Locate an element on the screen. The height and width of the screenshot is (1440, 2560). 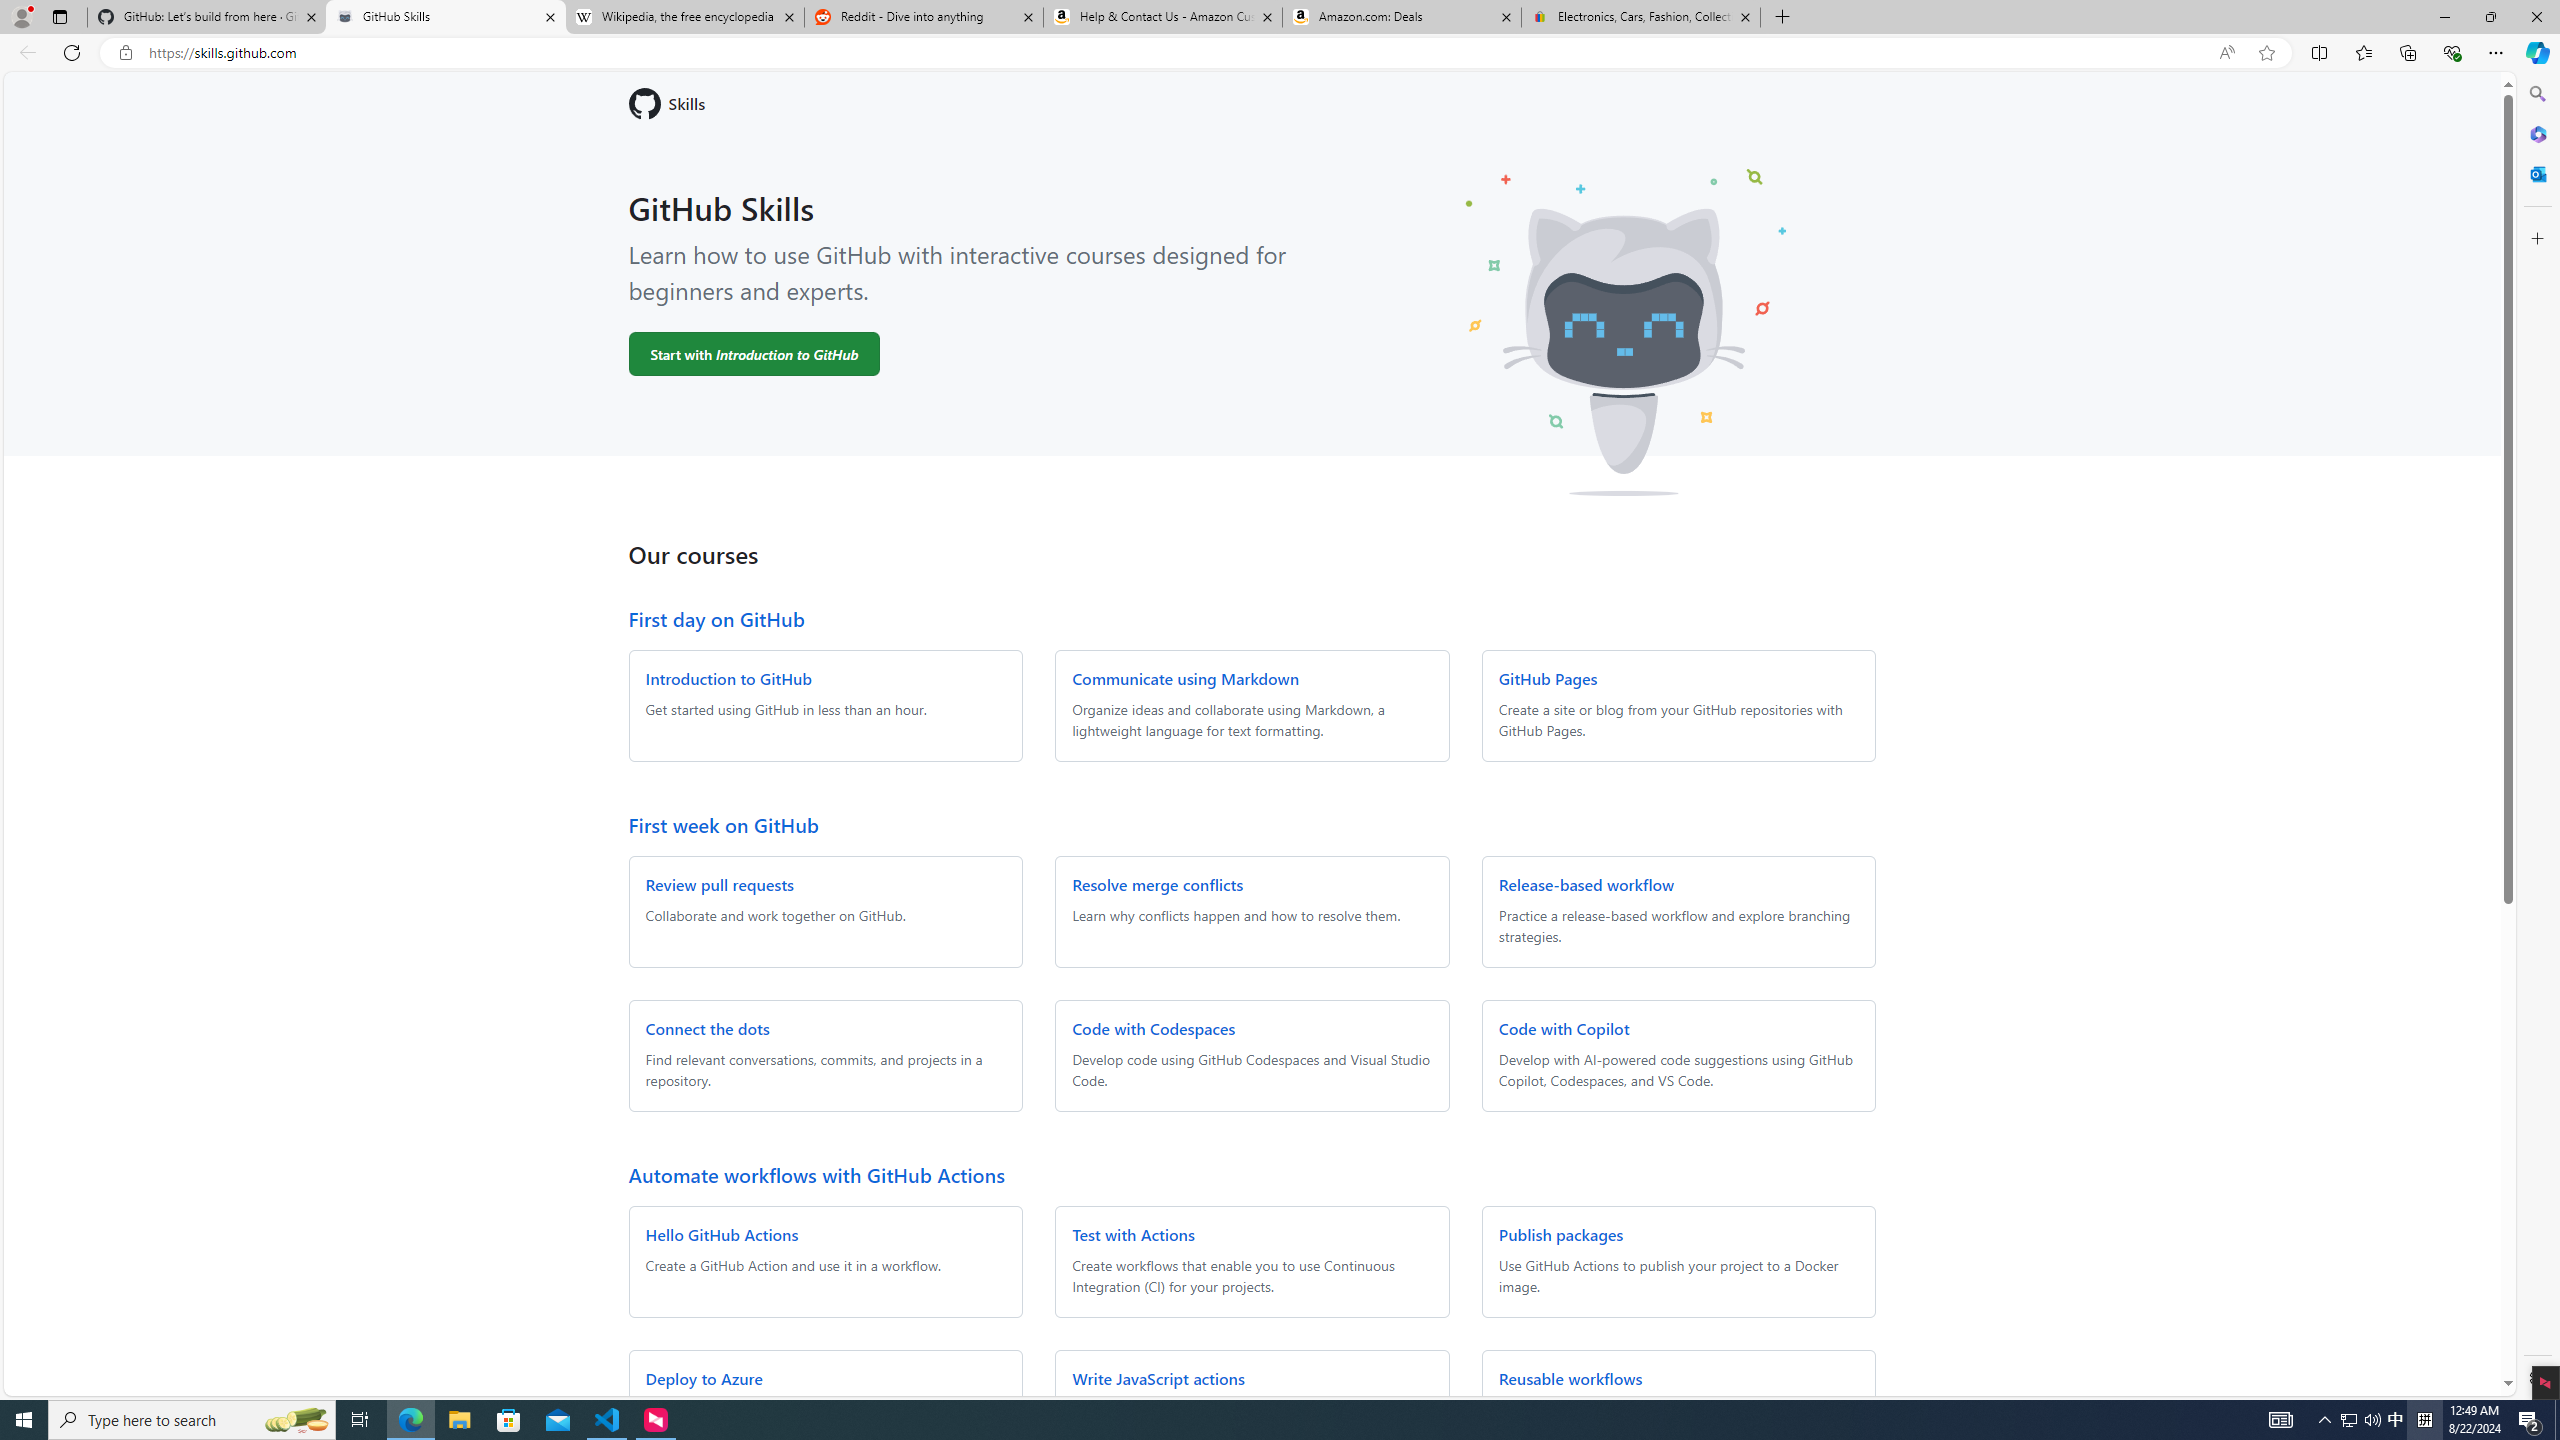
'Reusable workflows' is located at coordinates (1569, 1378).